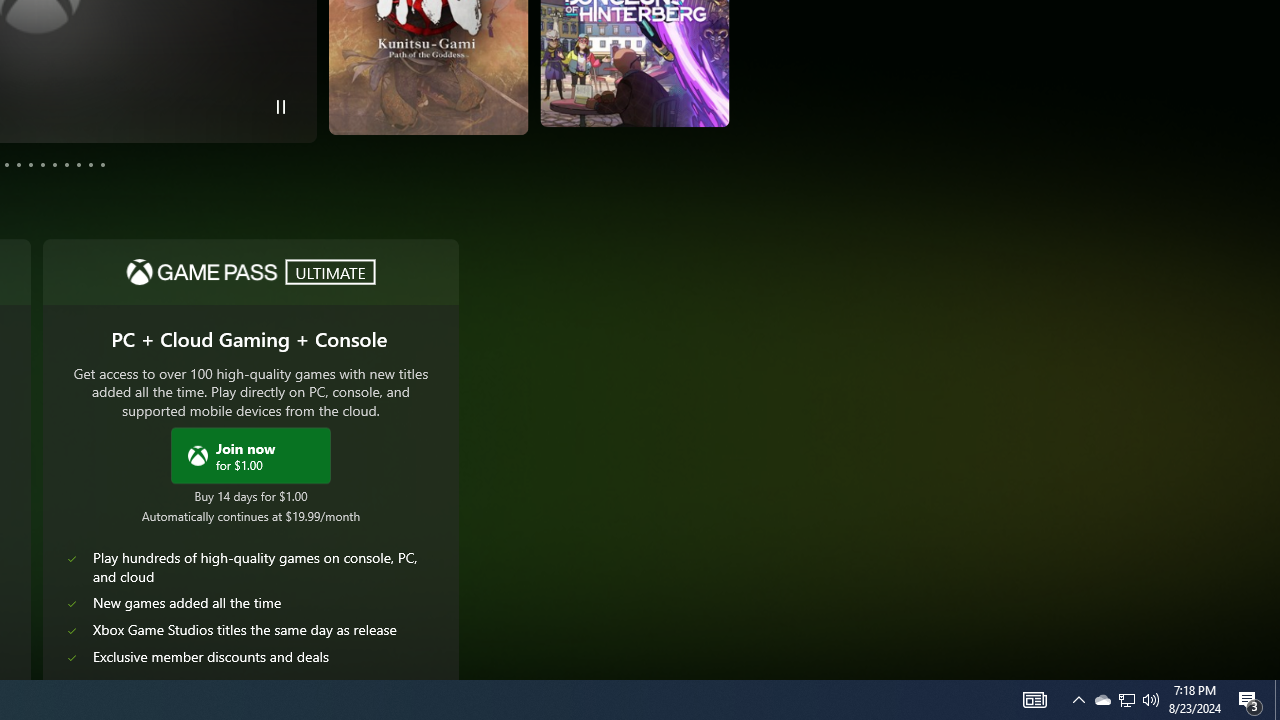 The height and width of the screenshot is (720, 1280). I want to click on 'Page 11', so click(89, 163).